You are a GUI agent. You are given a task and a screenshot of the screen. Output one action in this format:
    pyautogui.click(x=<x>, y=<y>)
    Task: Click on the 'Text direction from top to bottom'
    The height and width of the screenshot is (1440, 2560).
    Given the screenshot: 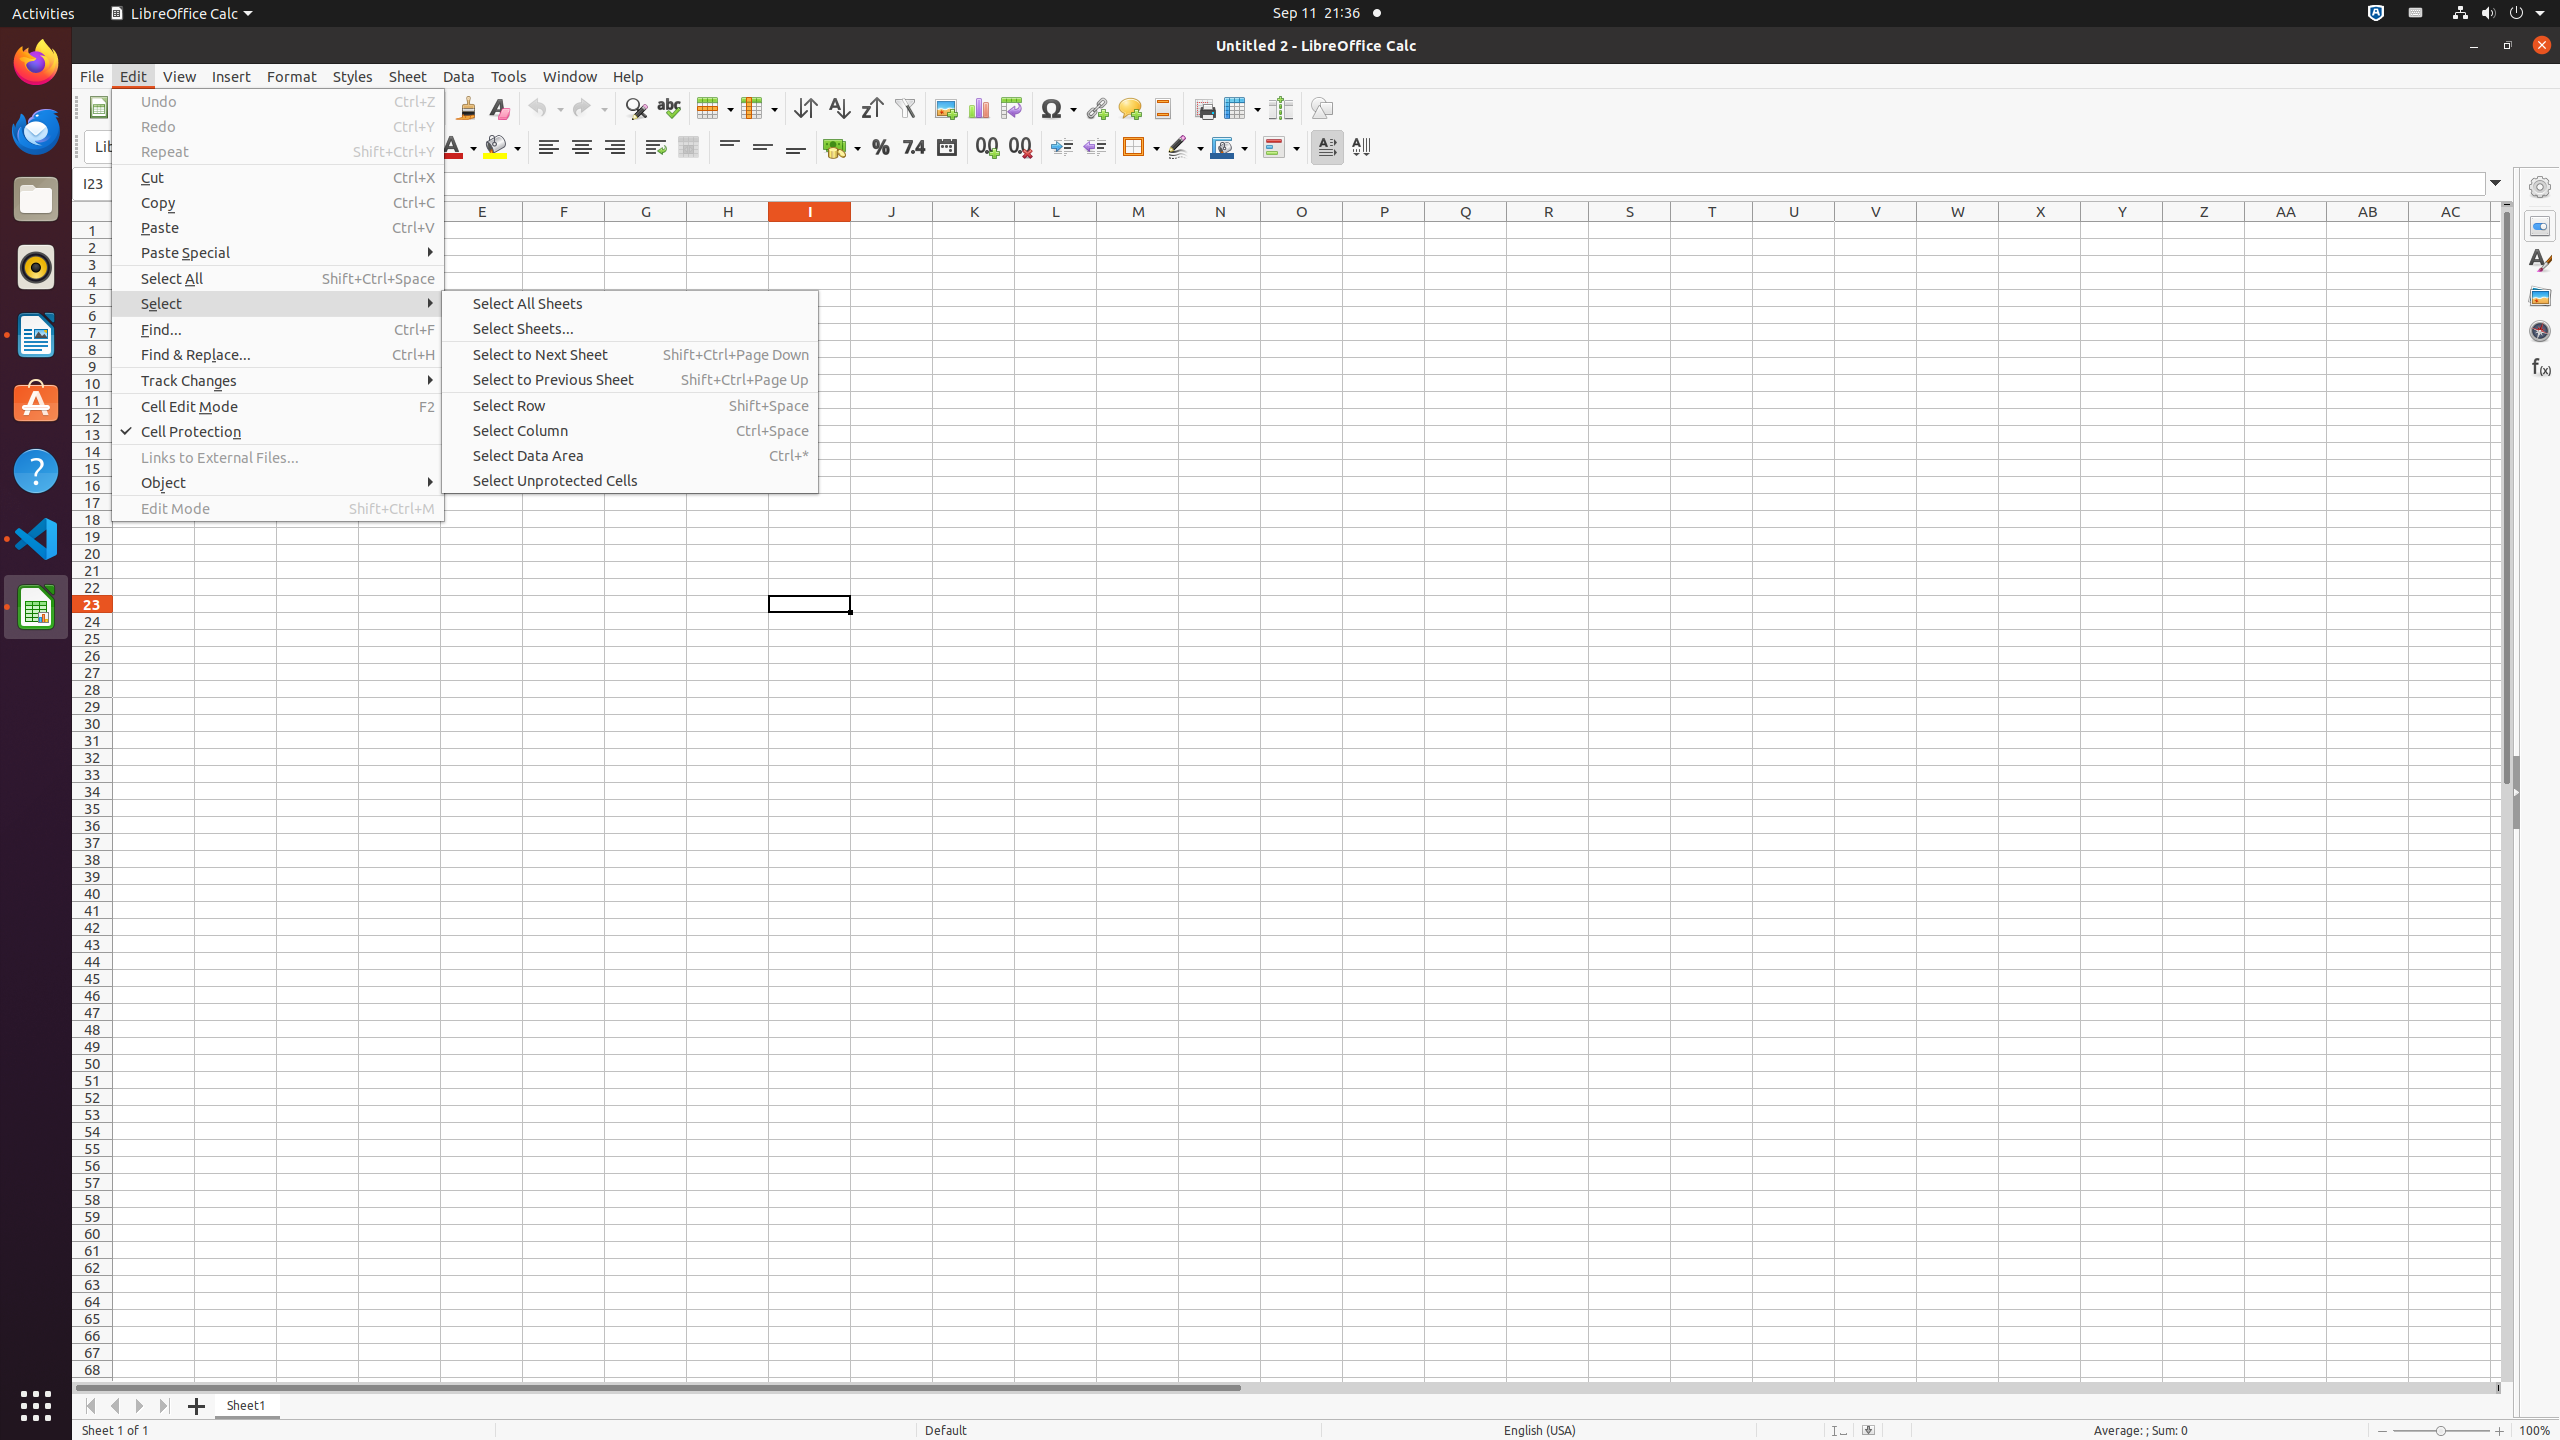 What is the action you would take?
    pyautogui.click(x=1360, y=146)
    